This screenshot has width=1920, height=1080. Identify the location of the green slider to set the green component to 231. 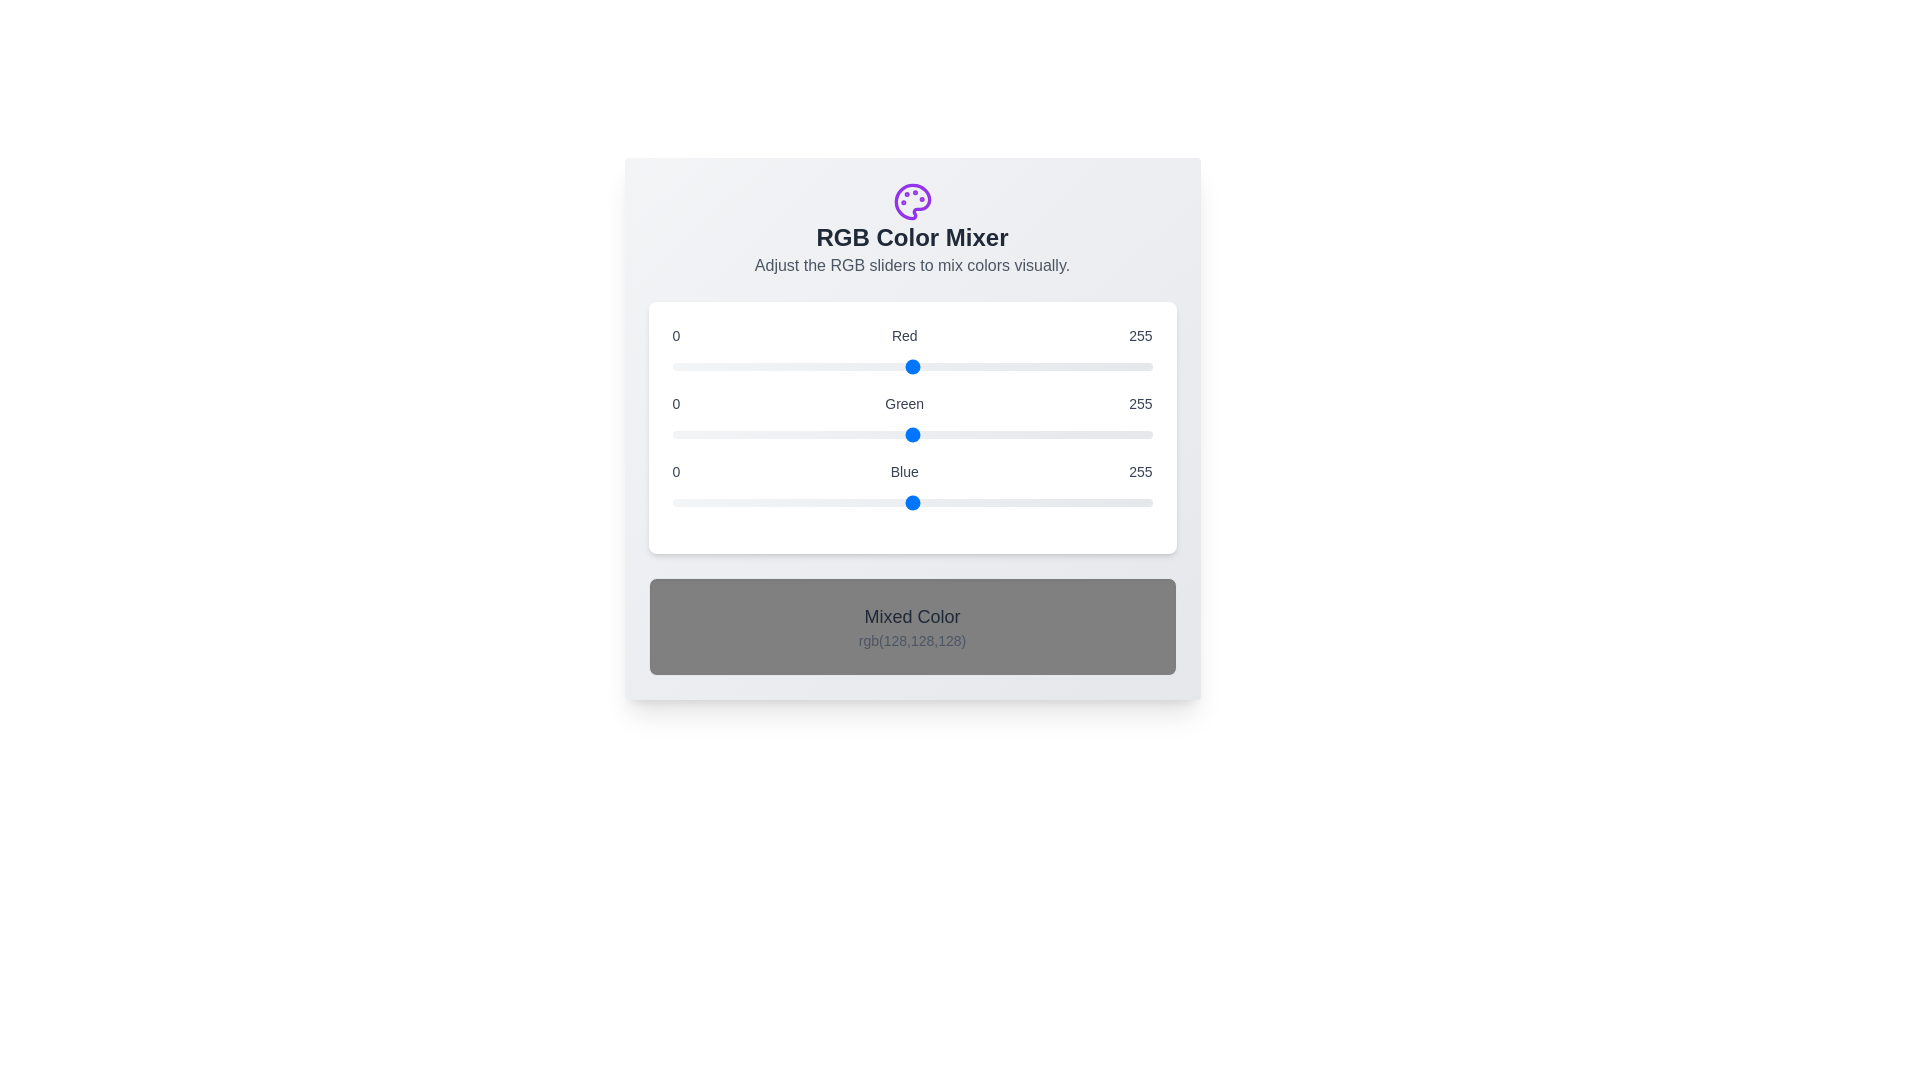
(1106, 434).